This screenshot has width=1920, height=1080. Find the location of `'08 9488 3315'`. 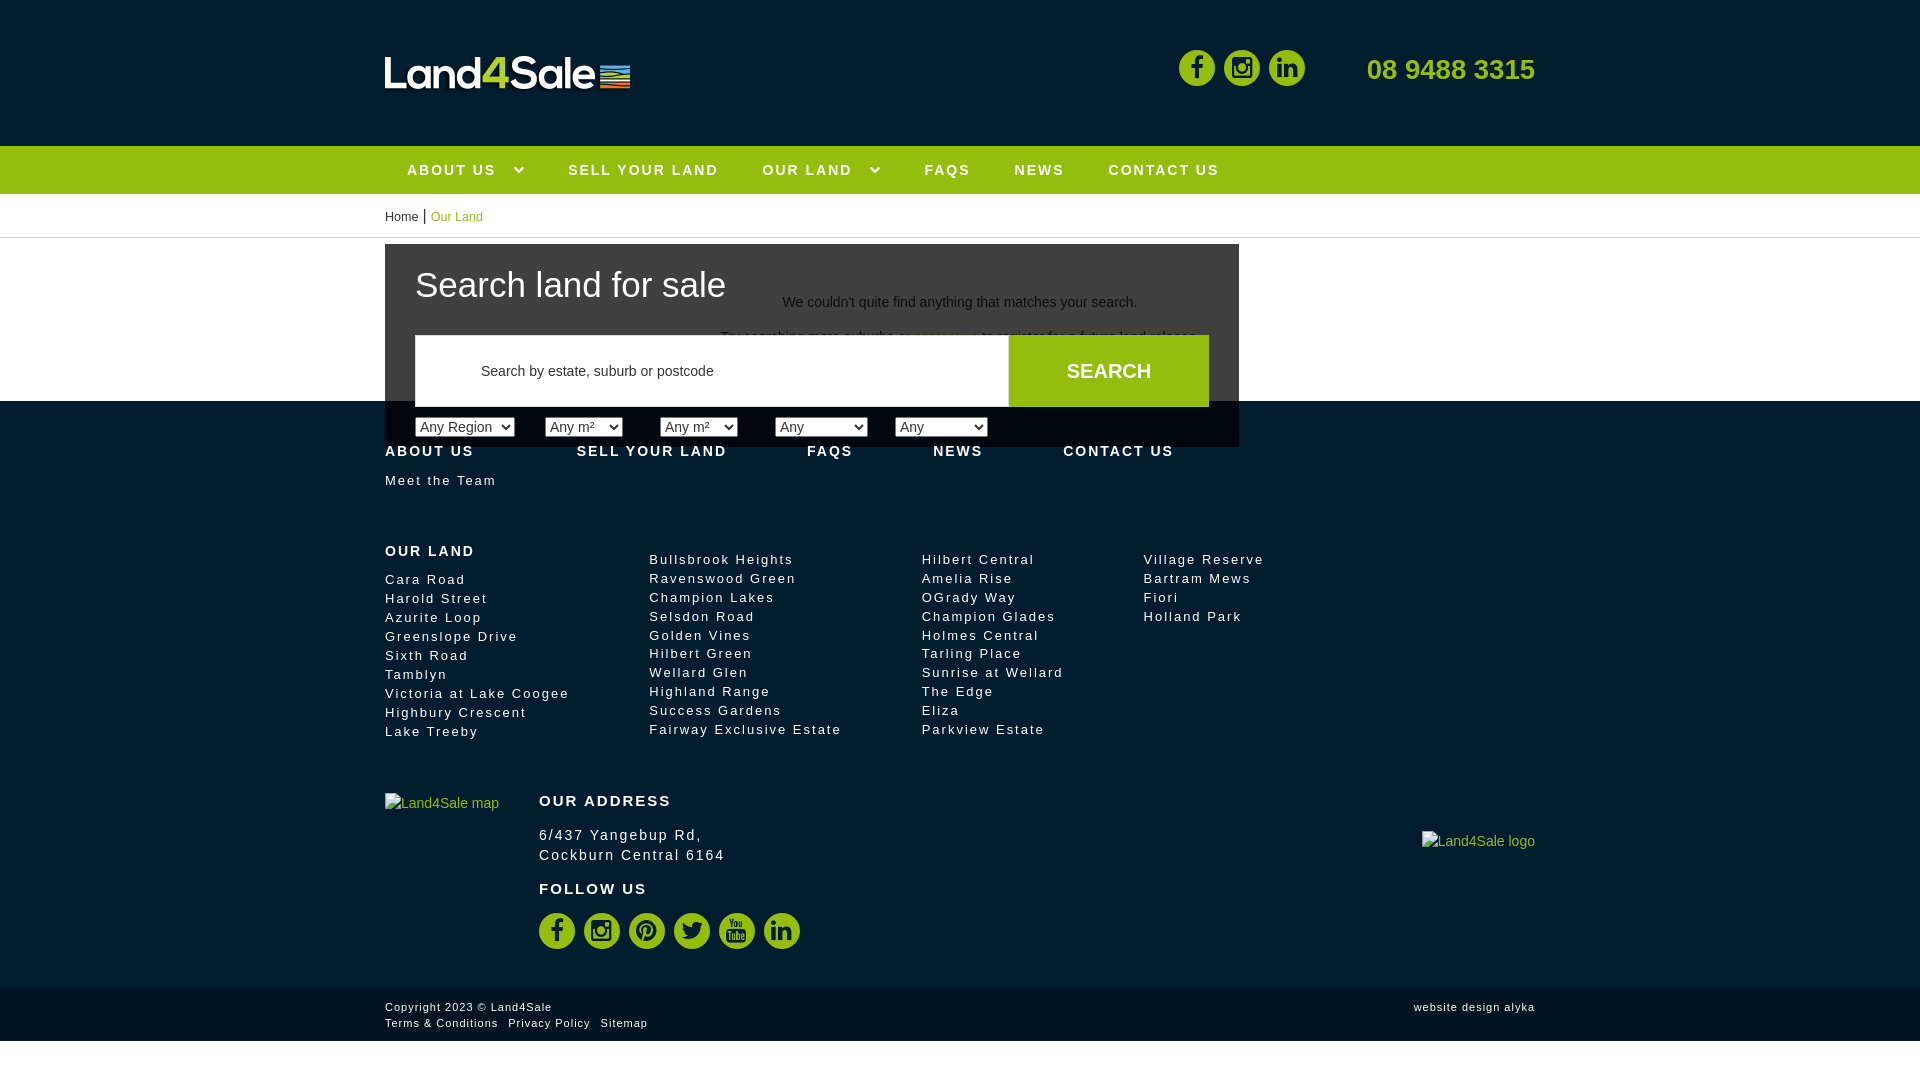

'08 9488 3315' is located at coordinates (1429, 68).